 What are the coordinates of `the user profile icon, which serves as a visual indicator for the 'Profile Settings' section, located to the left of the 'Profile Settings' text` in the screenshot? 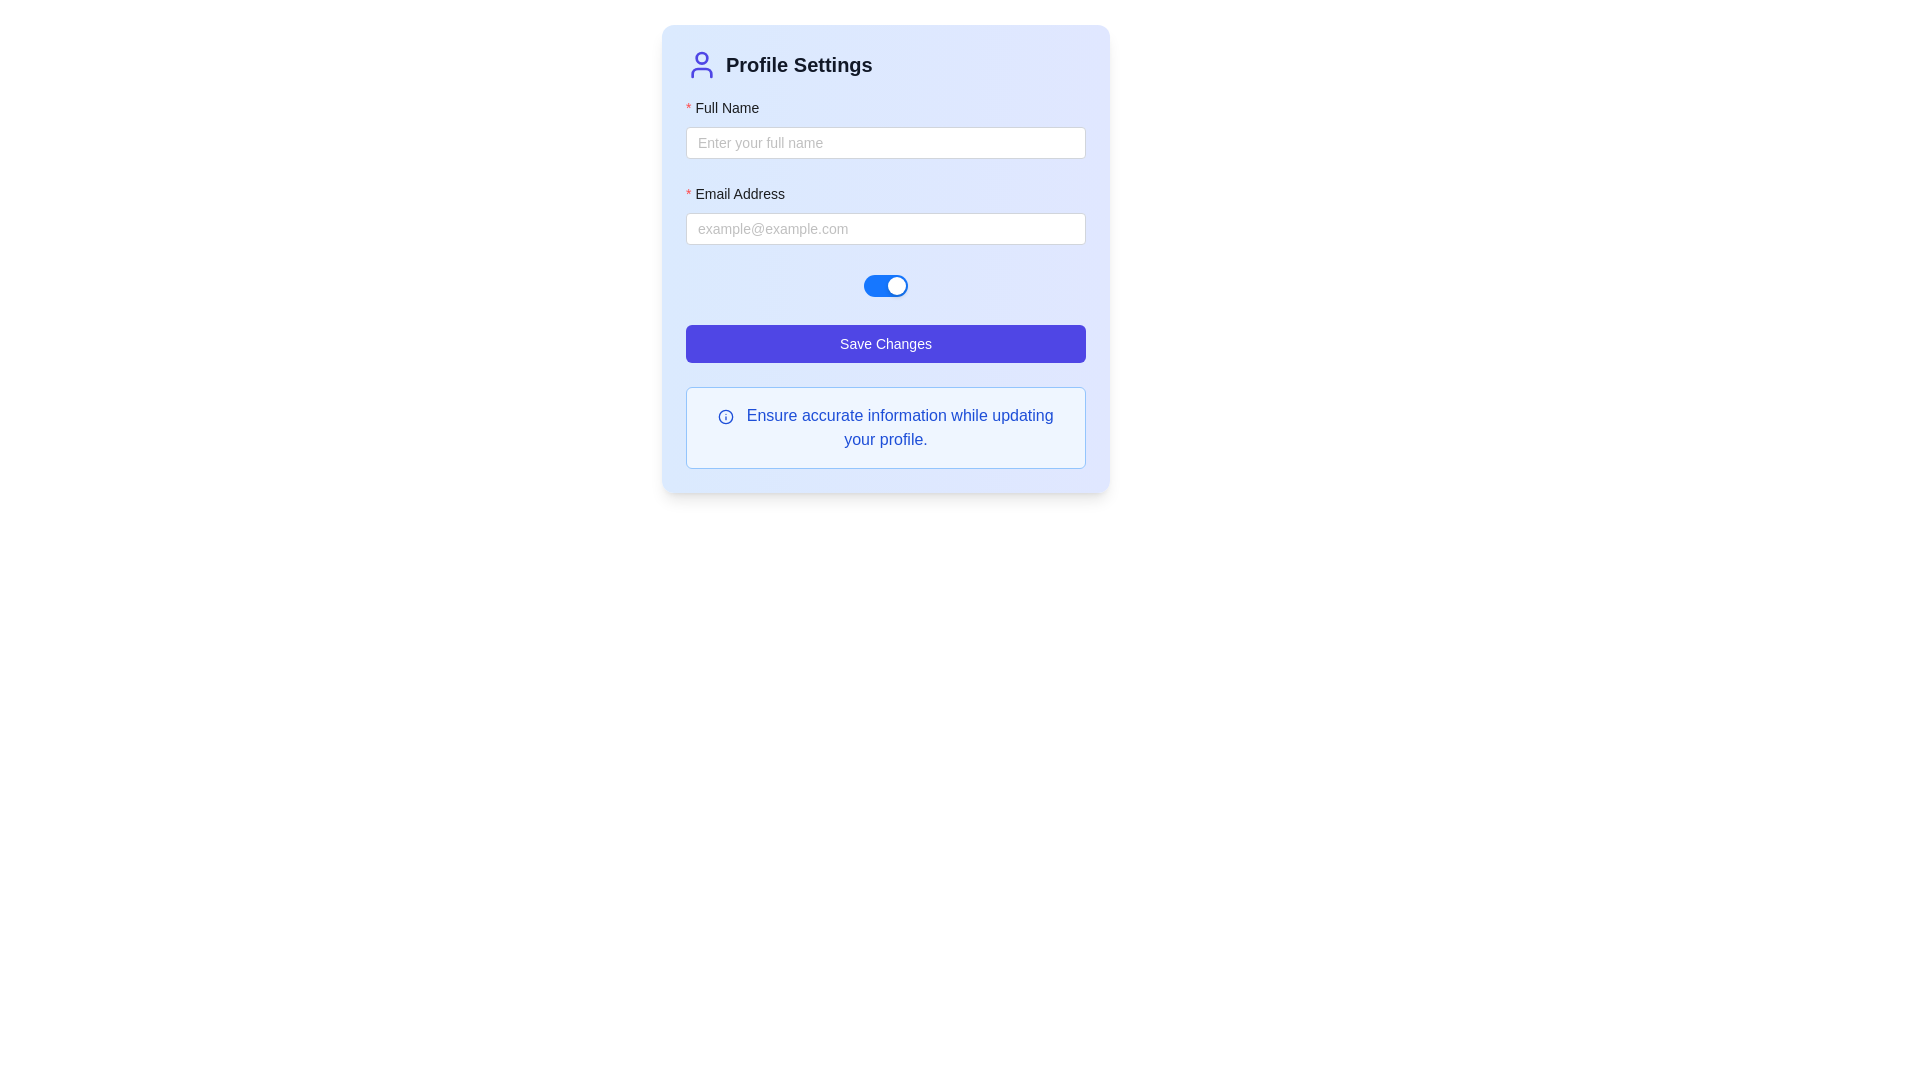 It's located at (701, 64).